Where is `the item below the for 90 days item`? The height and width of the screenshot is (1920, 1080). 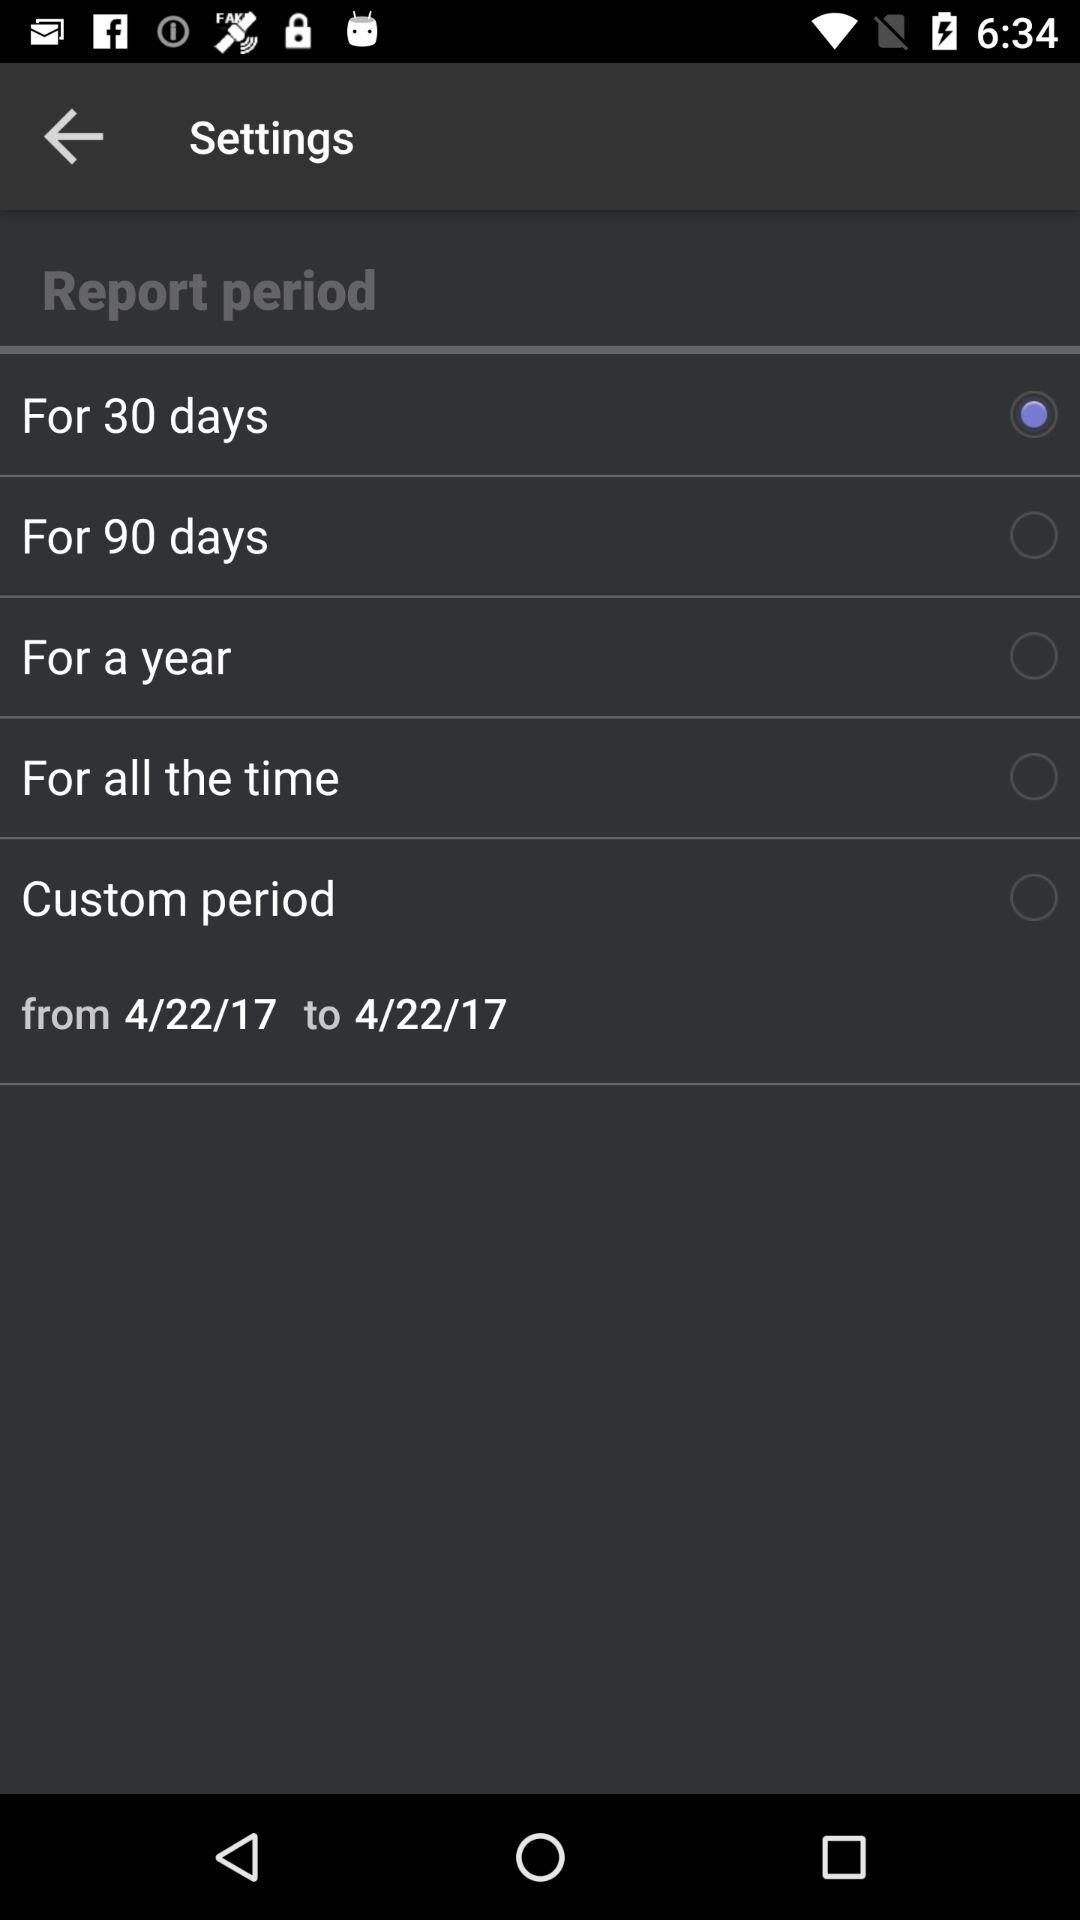
the item below the for 90 days item is located at coordinates (540, 655).